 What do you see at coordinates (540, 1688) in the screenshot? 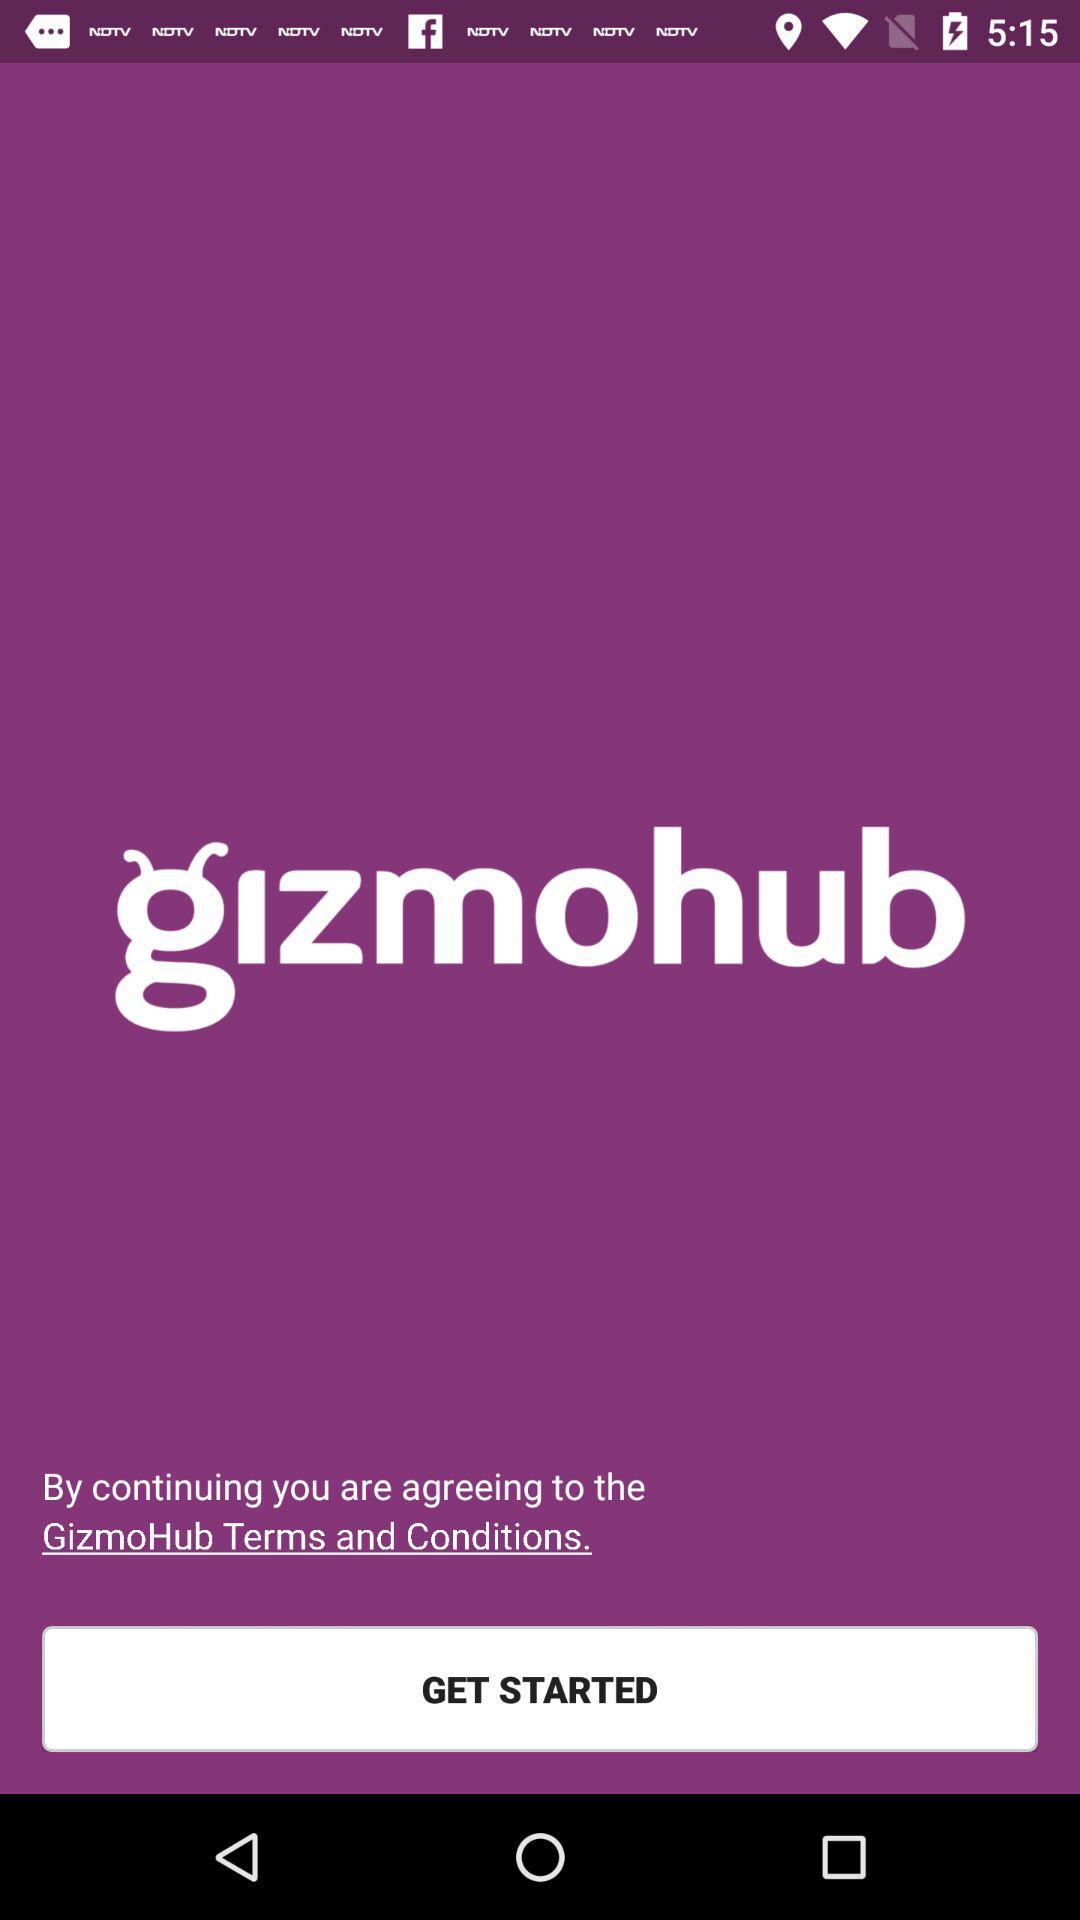
I see `item below gizmohub terms and icon` at bounding box center [540, 1688].